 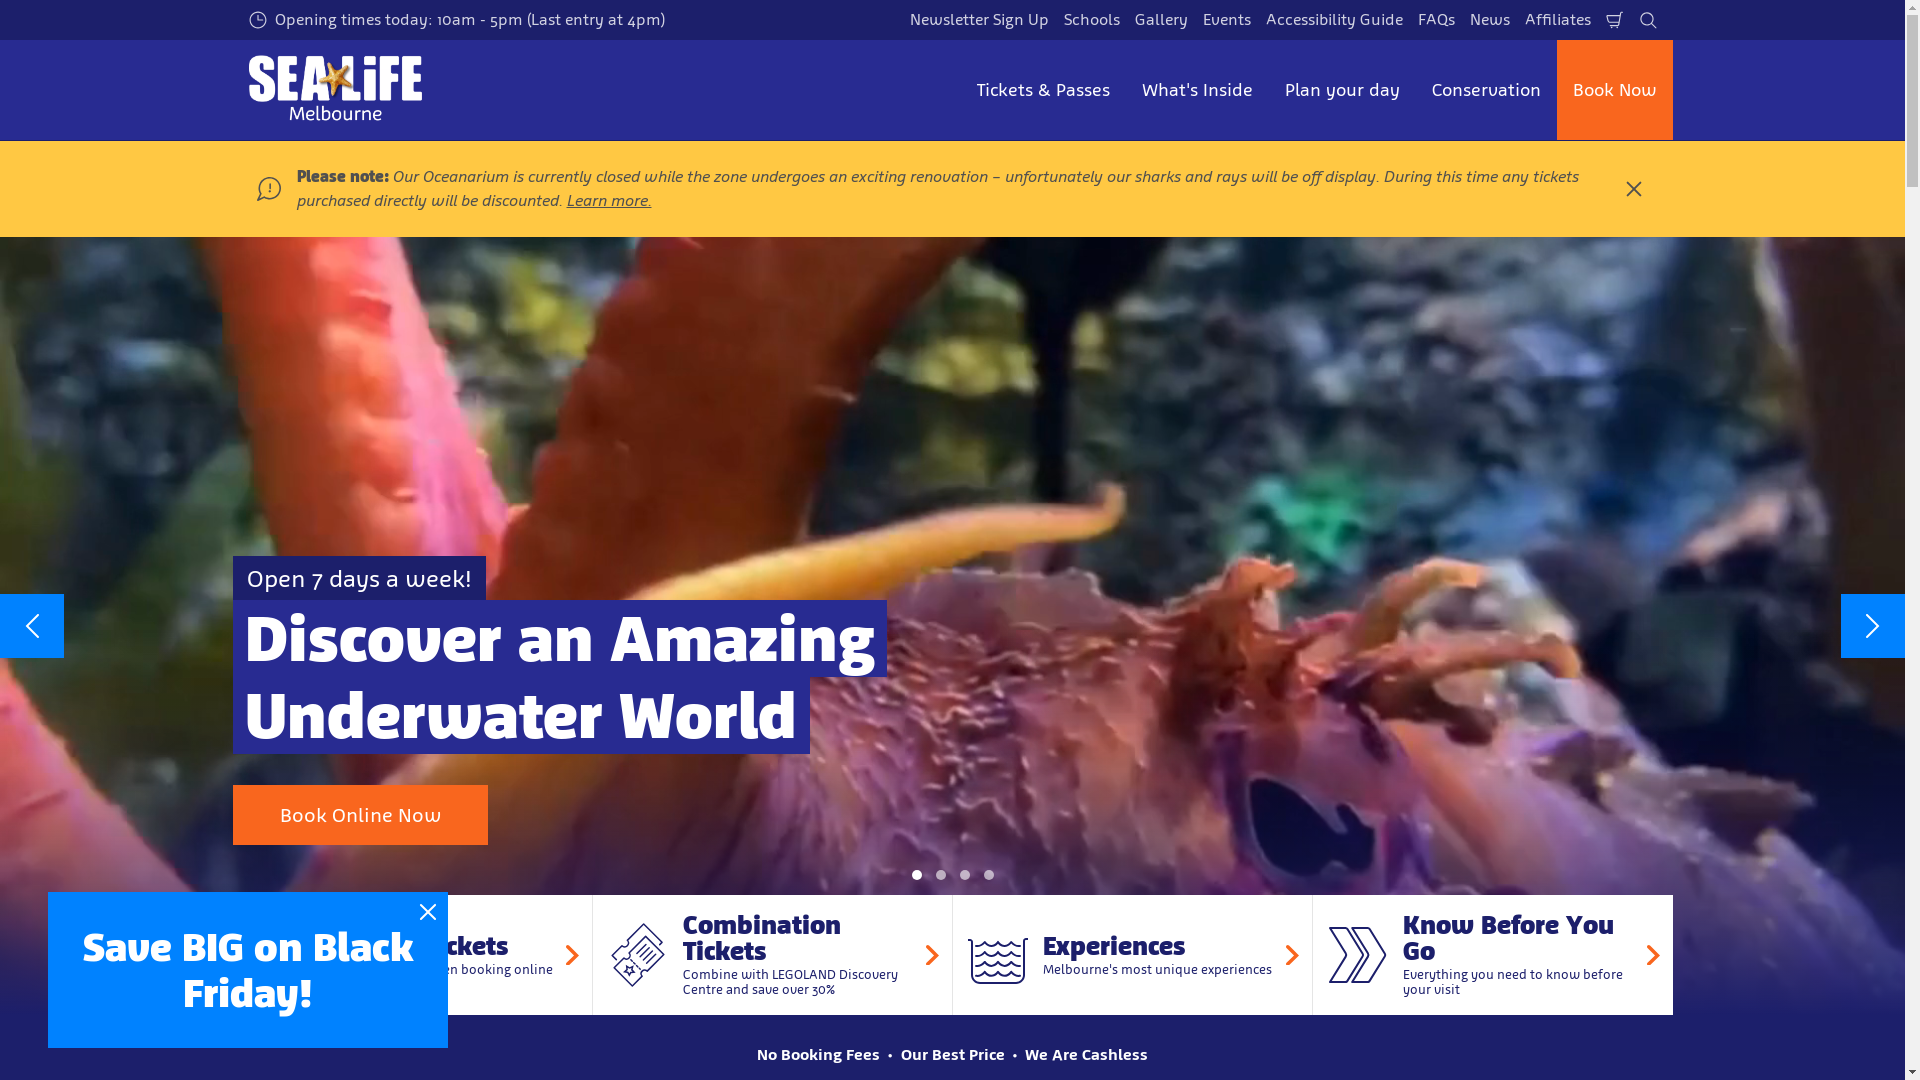 What do you see at coordinates (359, 814) in the screenshot?
I see `'Book Online Now'` at bounding box center [359, 814].